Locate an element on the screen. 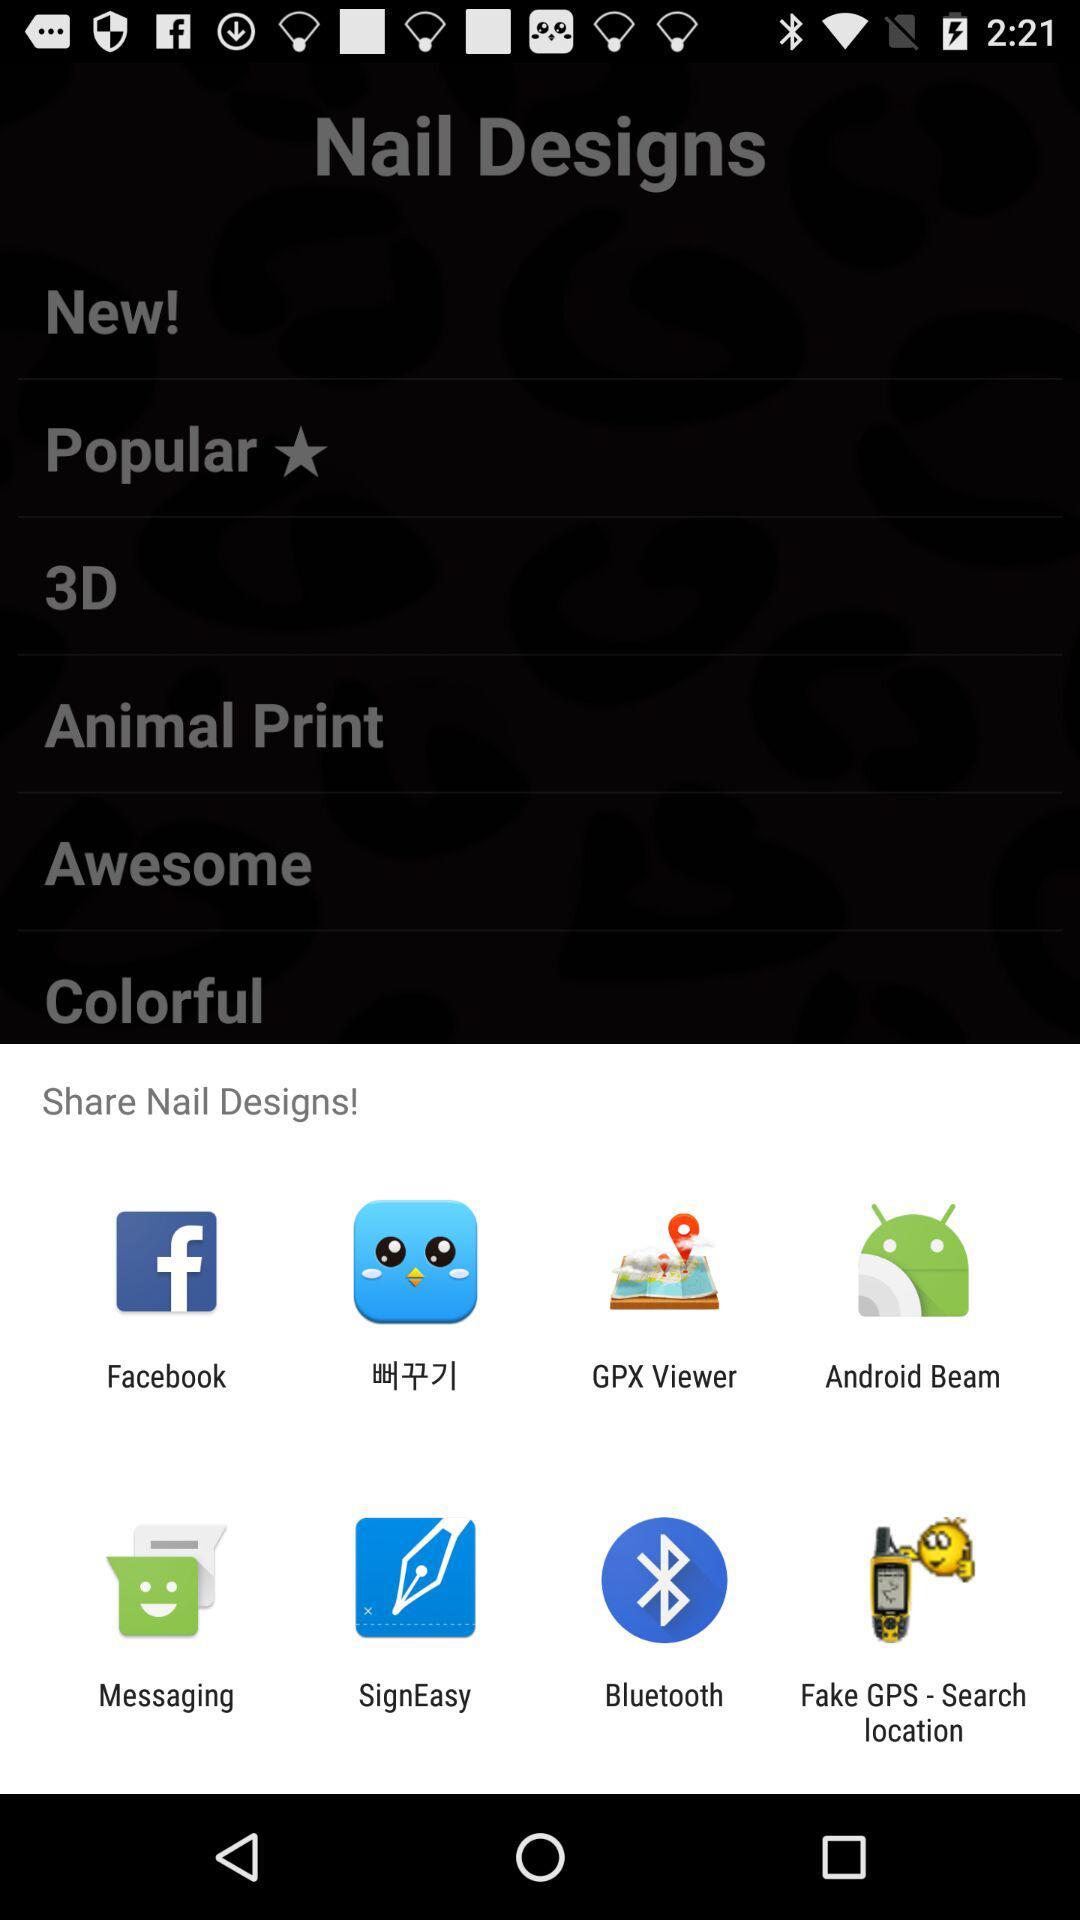  icon to the left of the bluetooth is located at coordinates (414, 1711).